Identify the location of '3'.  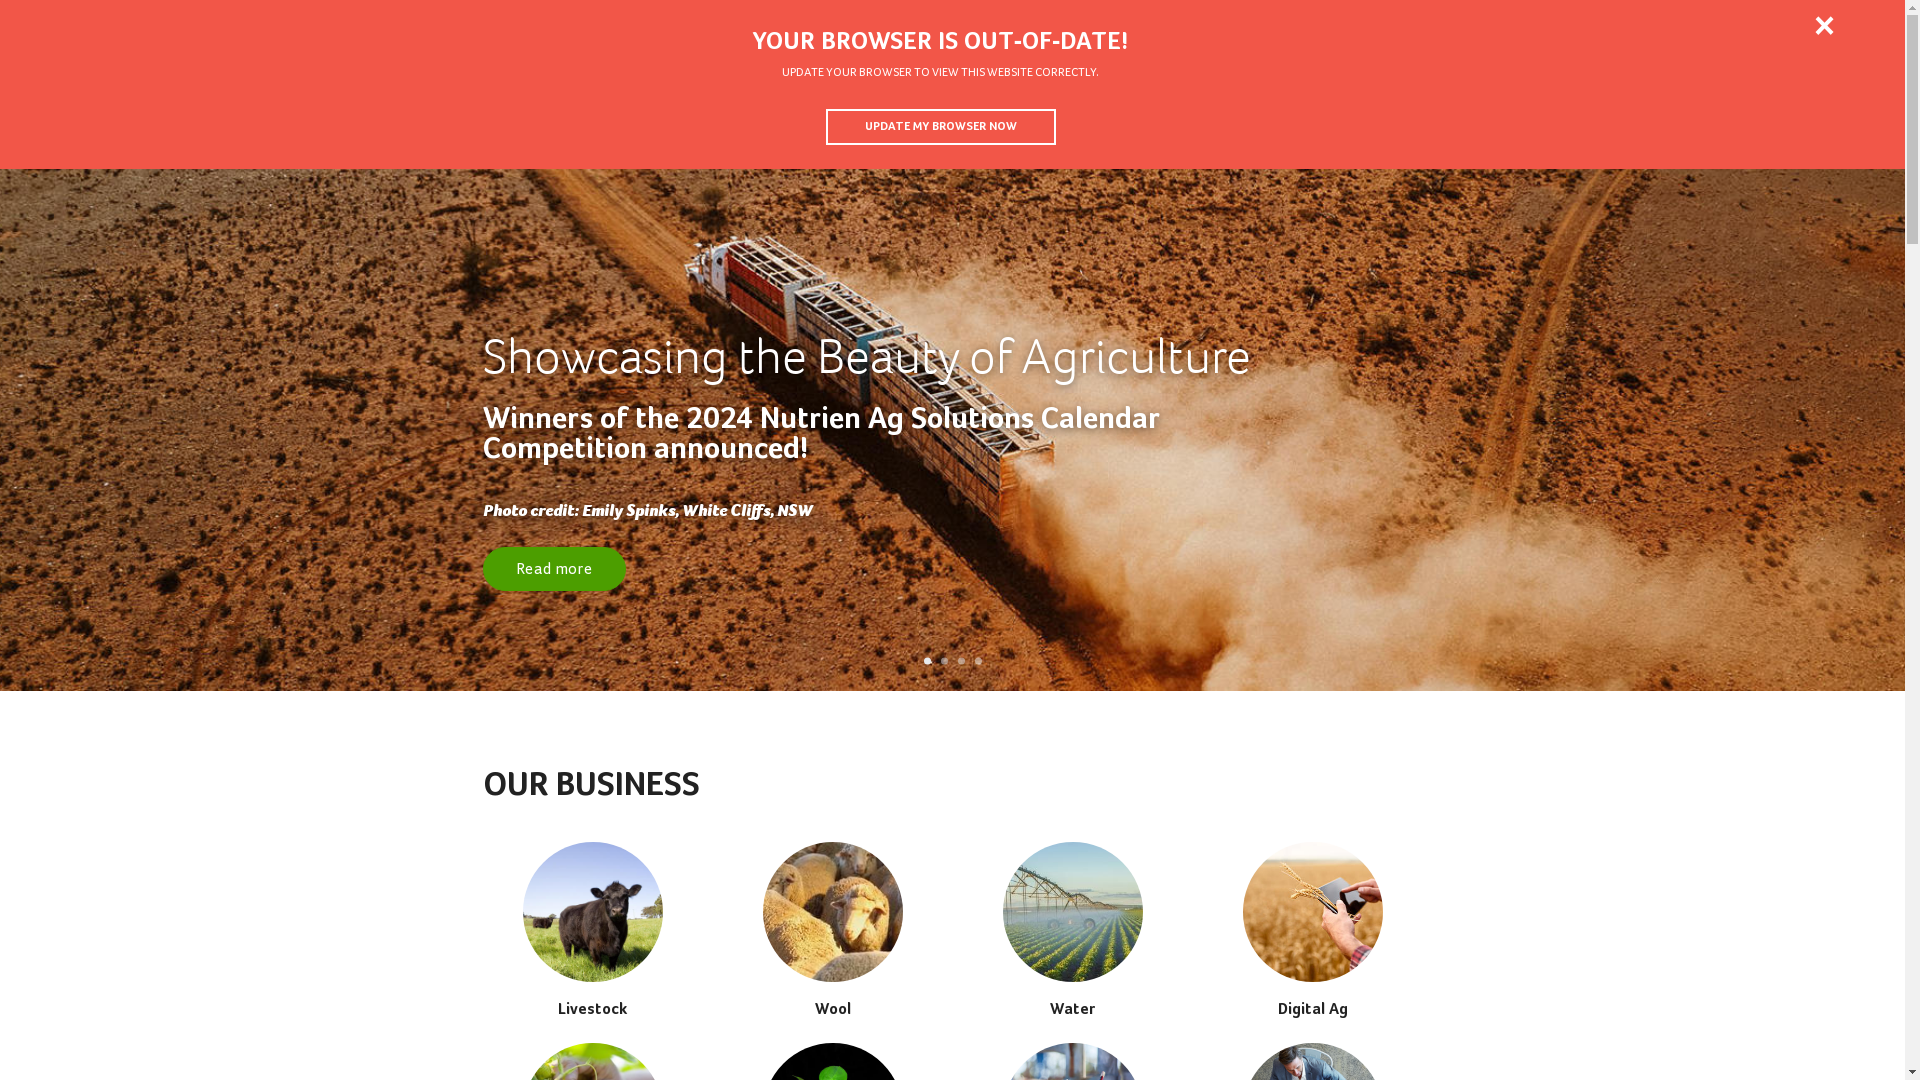
(961, 661).